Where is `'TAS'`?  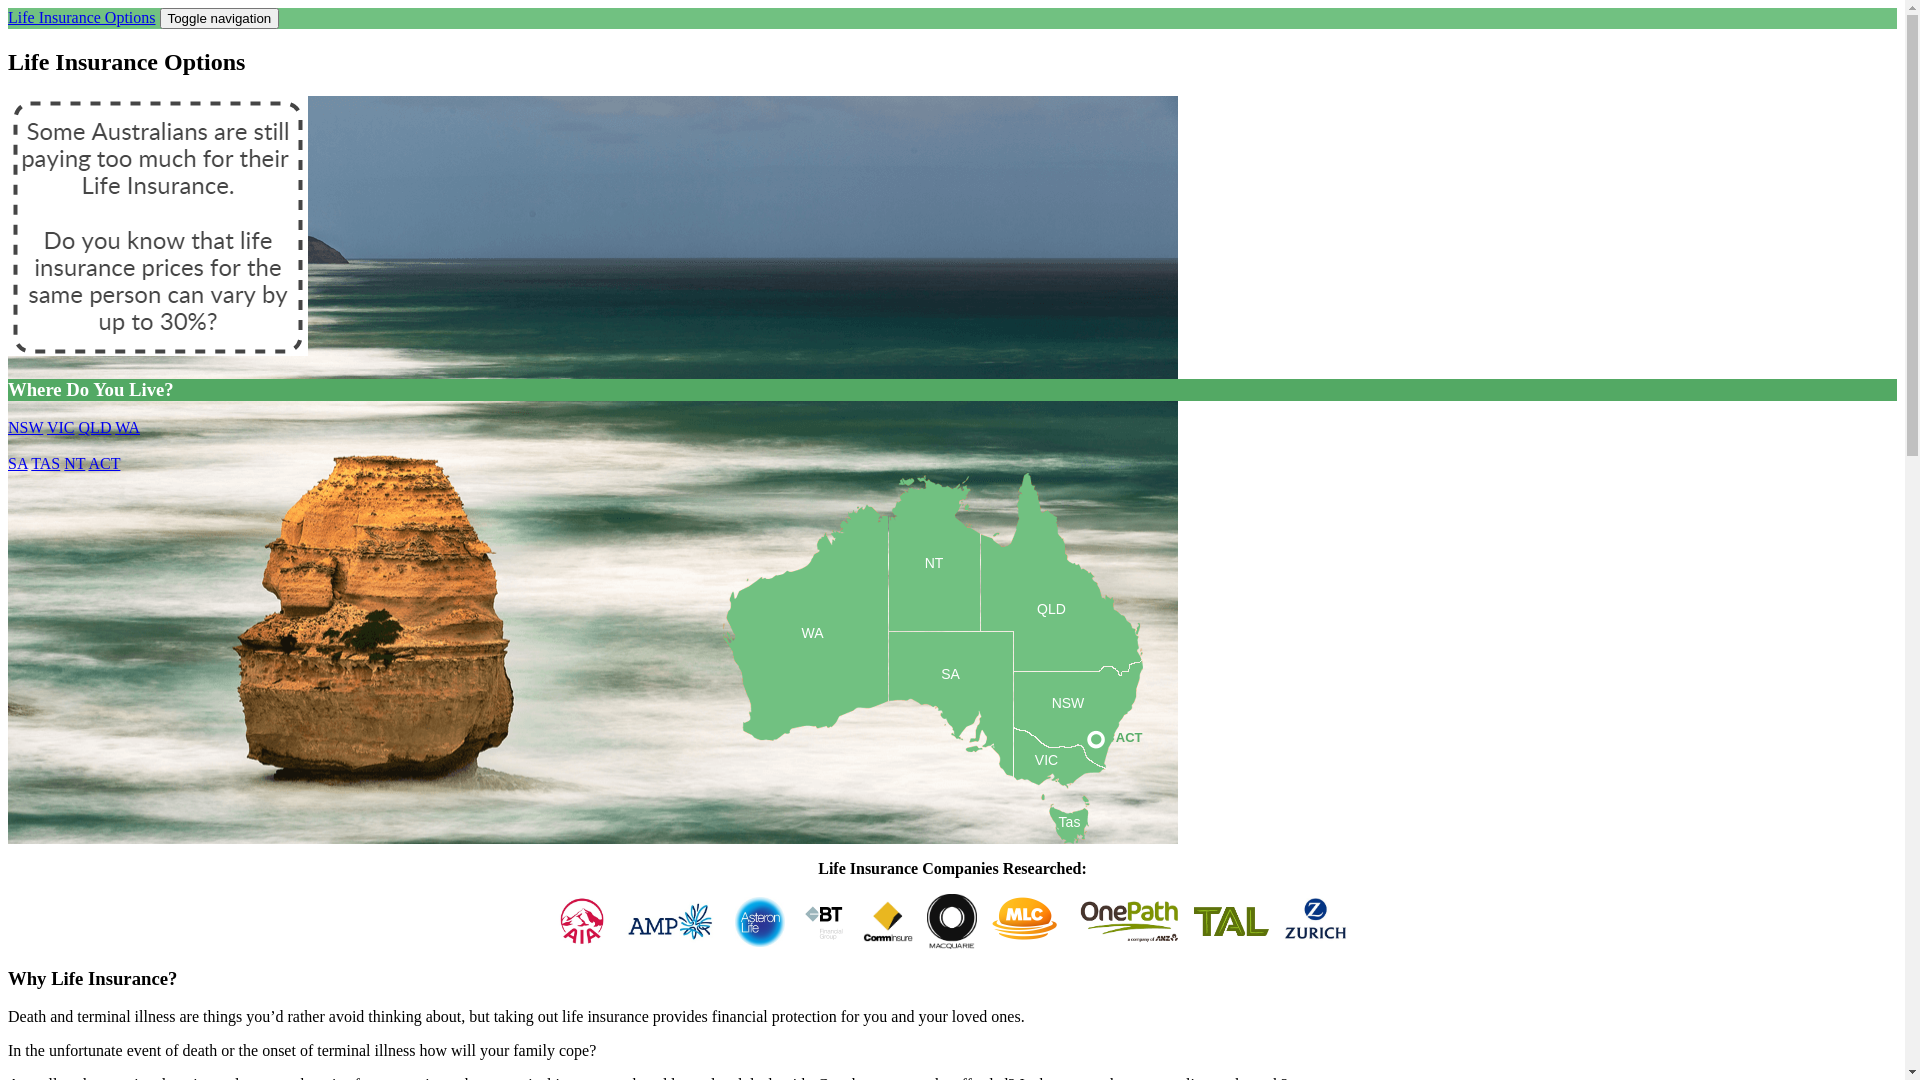
'TAS' is located at coordinates (45, 463).